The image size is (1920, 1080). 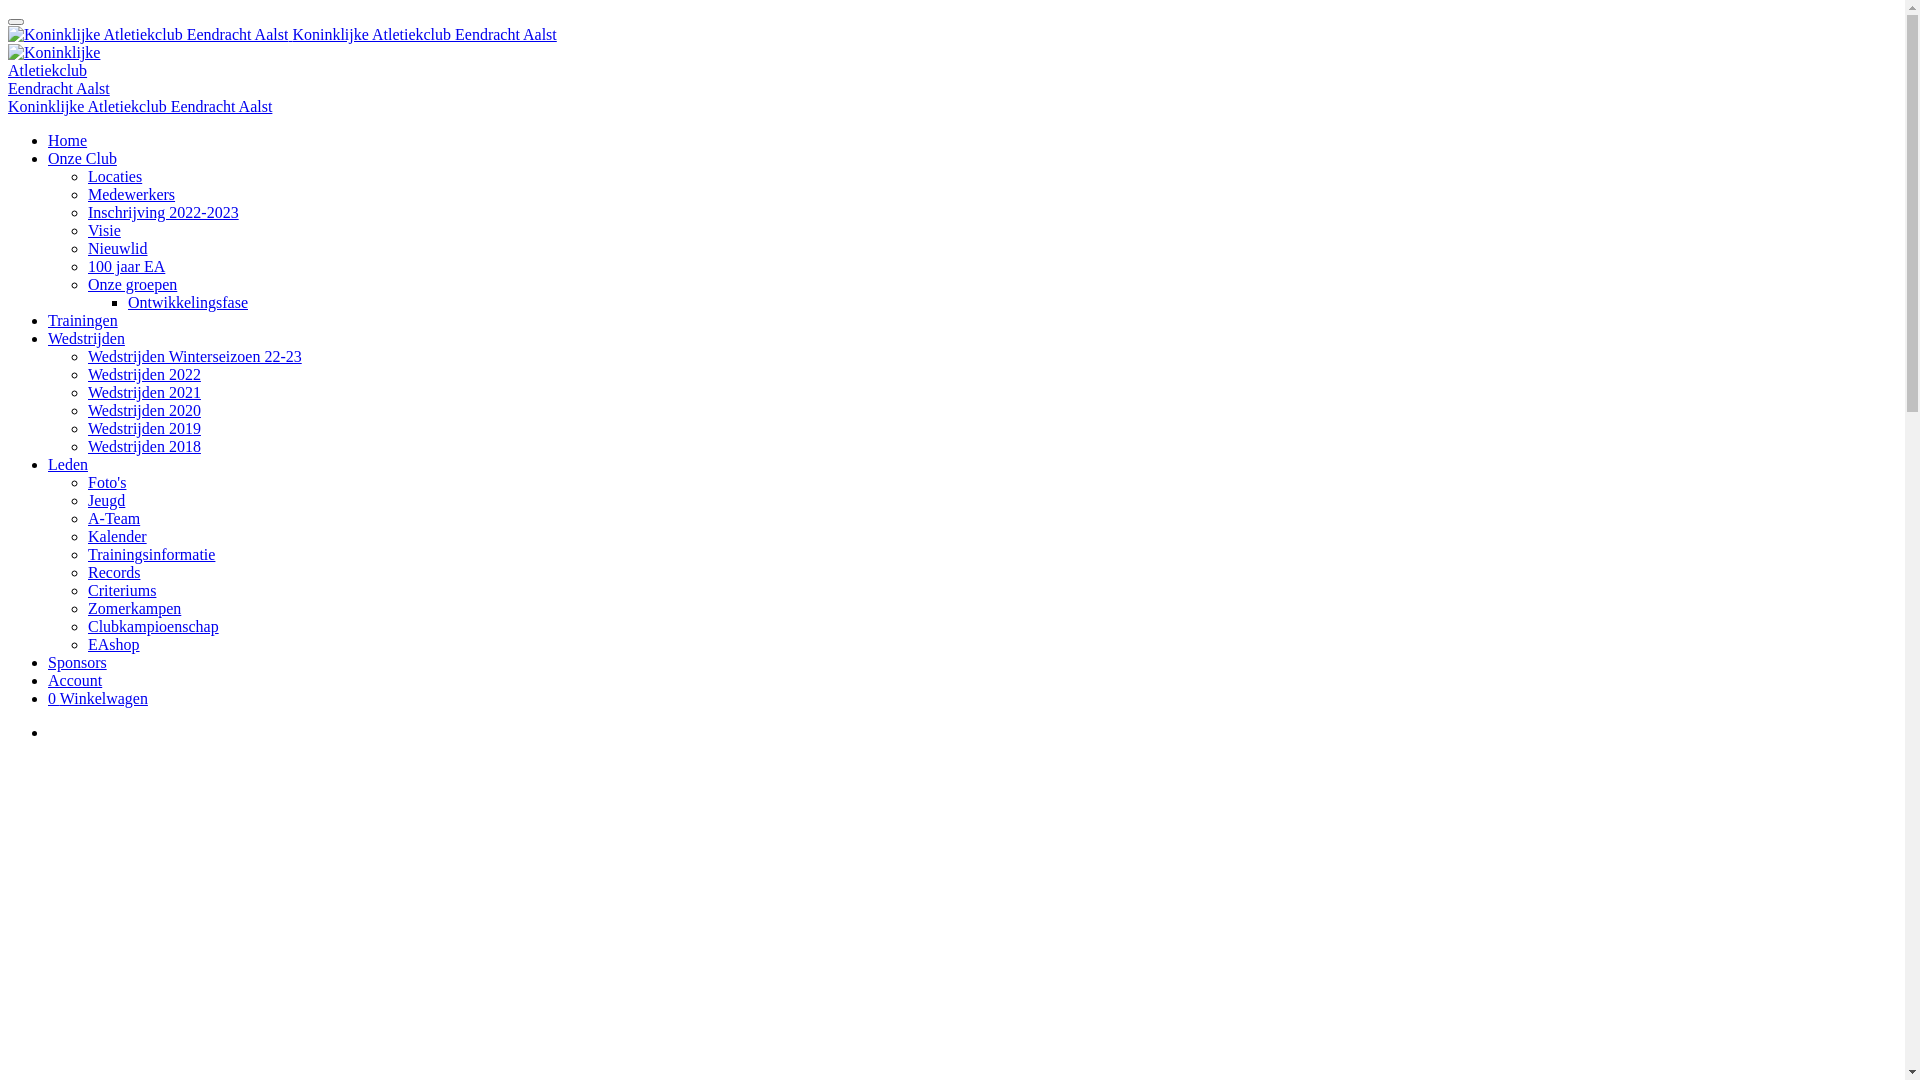 What do you see at coordinates (105, 499) in the screenshot?
I see `'Jeugd'` at bounding box center [105, 499].